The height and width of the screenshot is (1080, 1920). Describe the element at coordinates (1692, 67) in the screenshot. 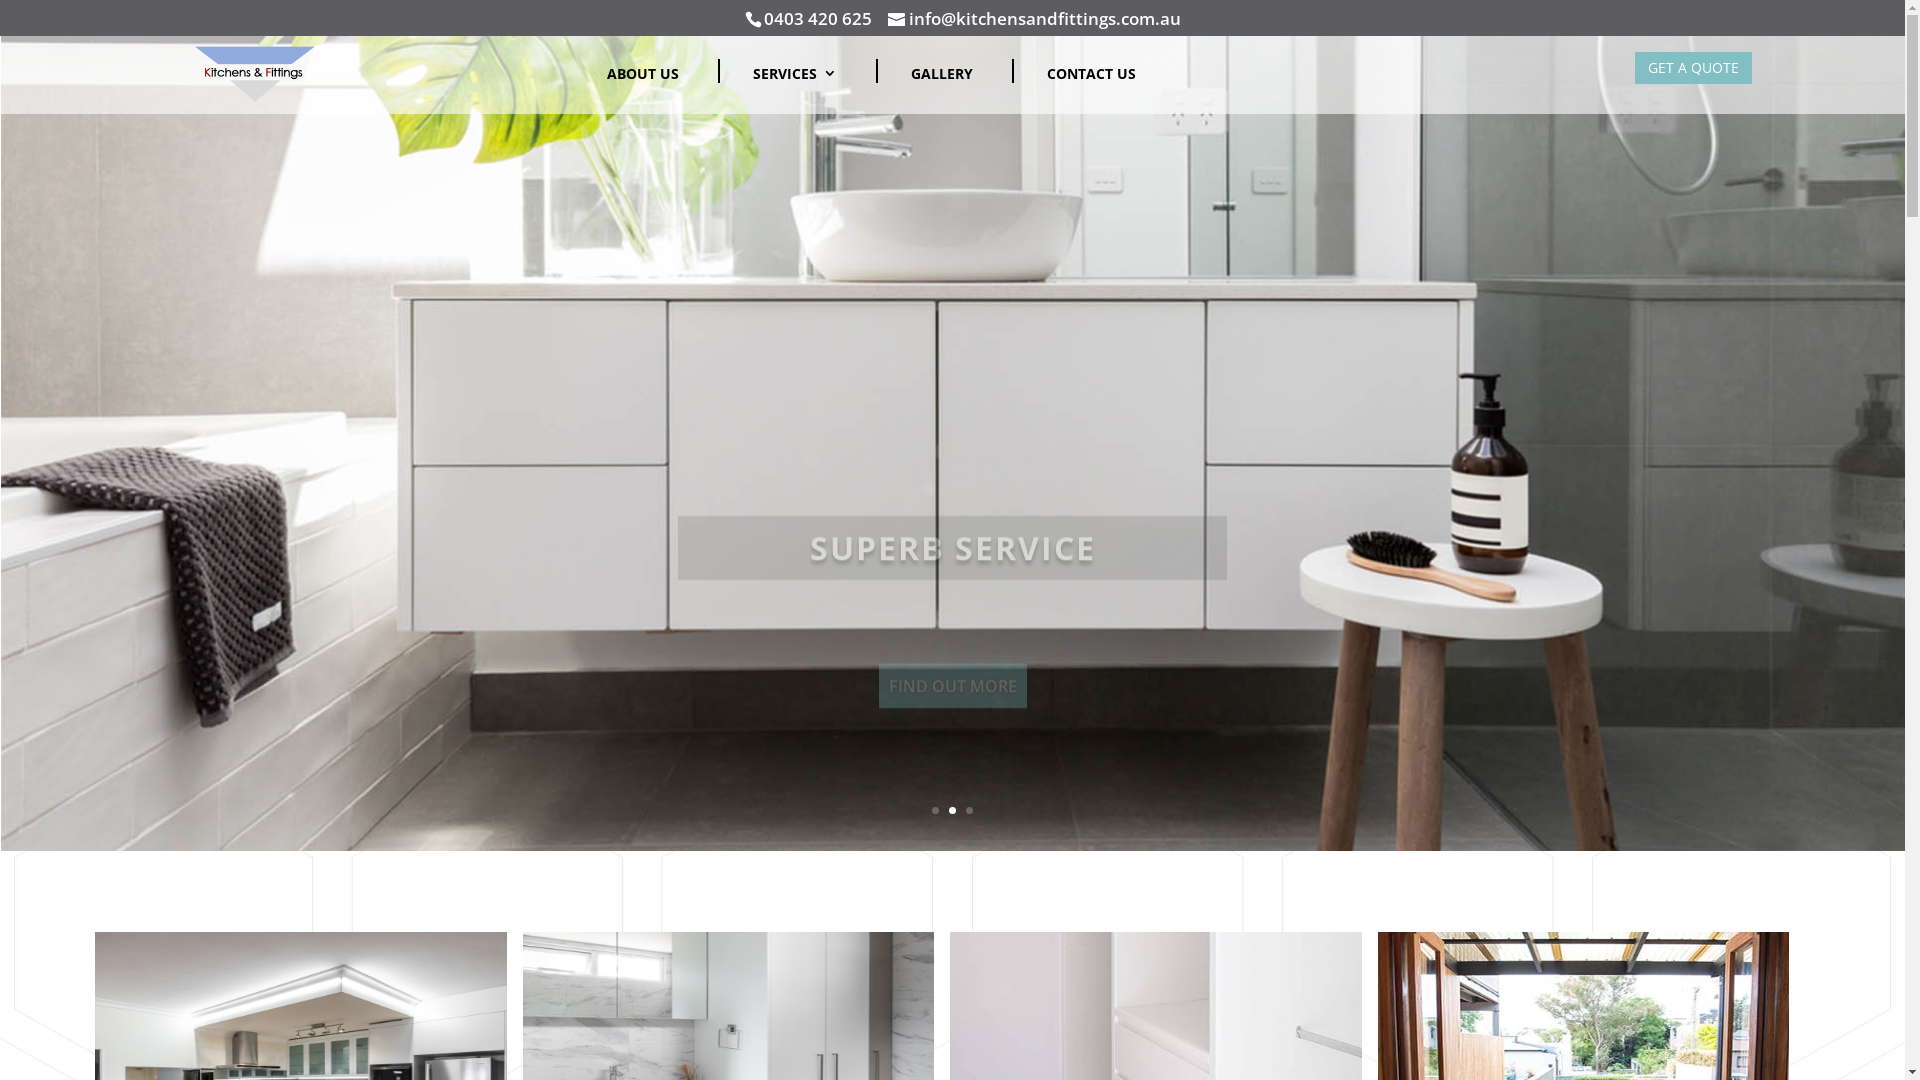

I see `'GET A QUOTE'` at that location.